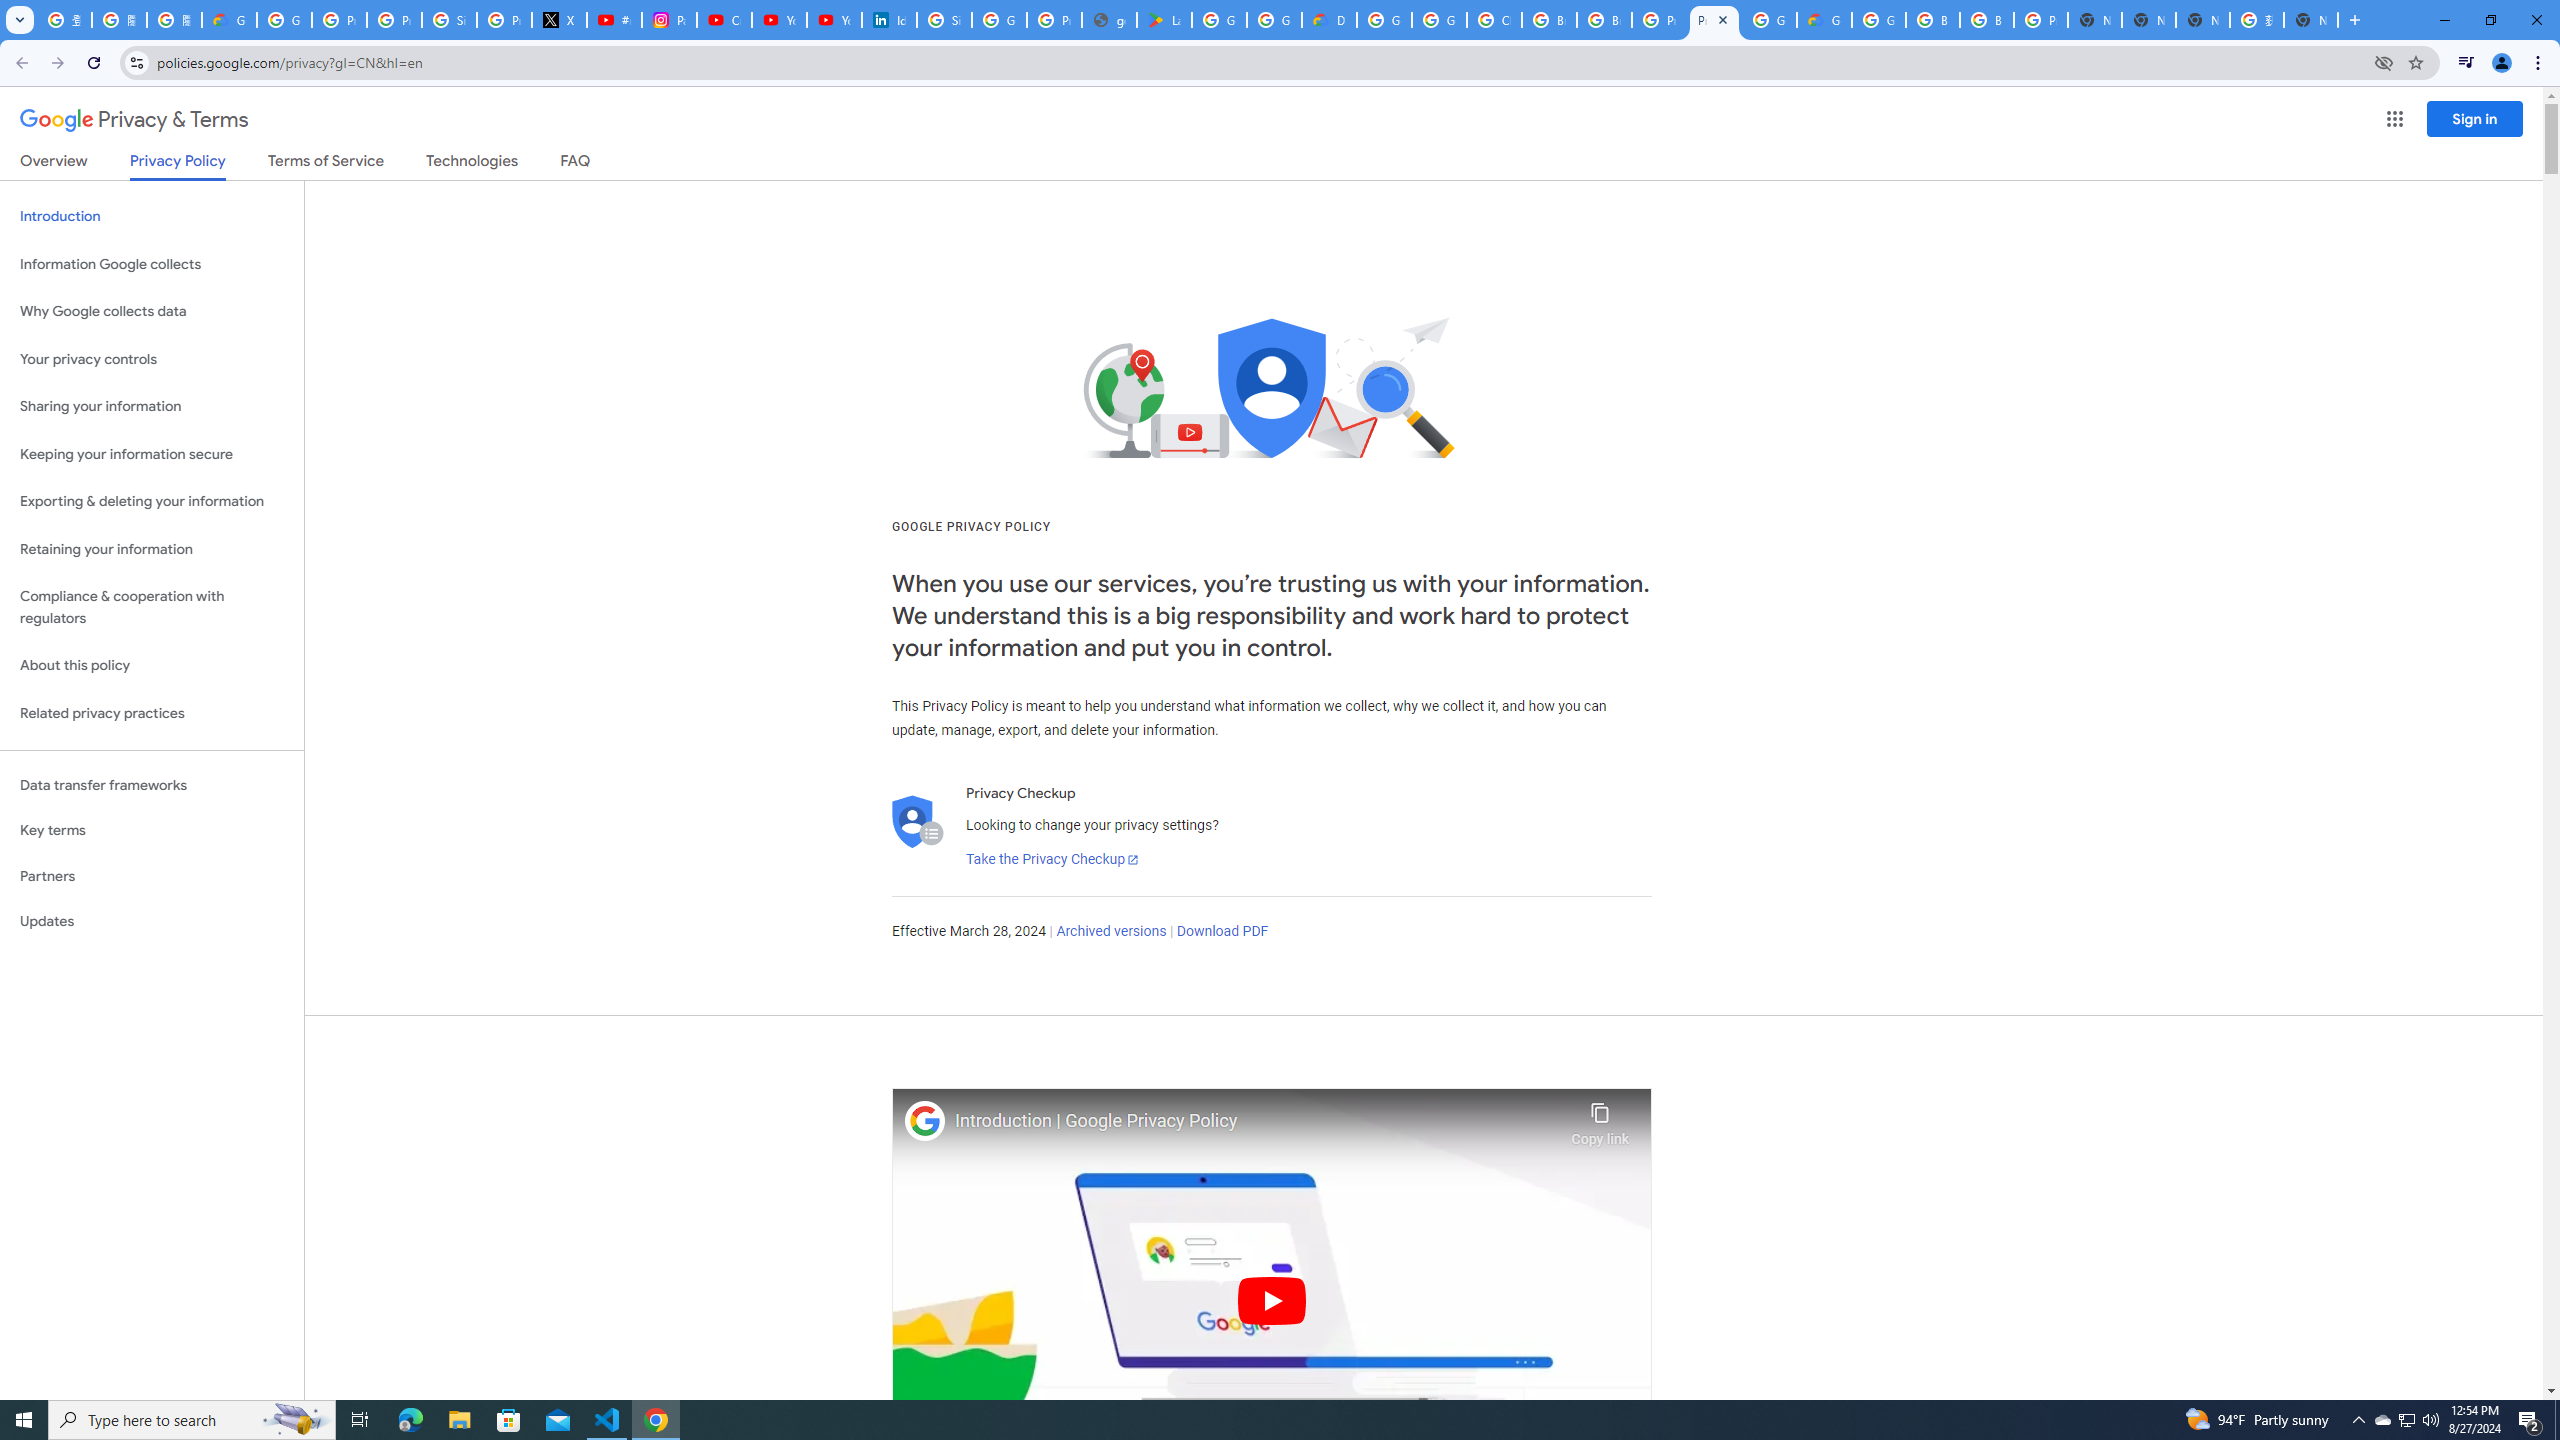  What do you see at coordinates (1599, 1118) in the screenshot?
I see `'Copy link'` at bounding box center [1599, 1118].